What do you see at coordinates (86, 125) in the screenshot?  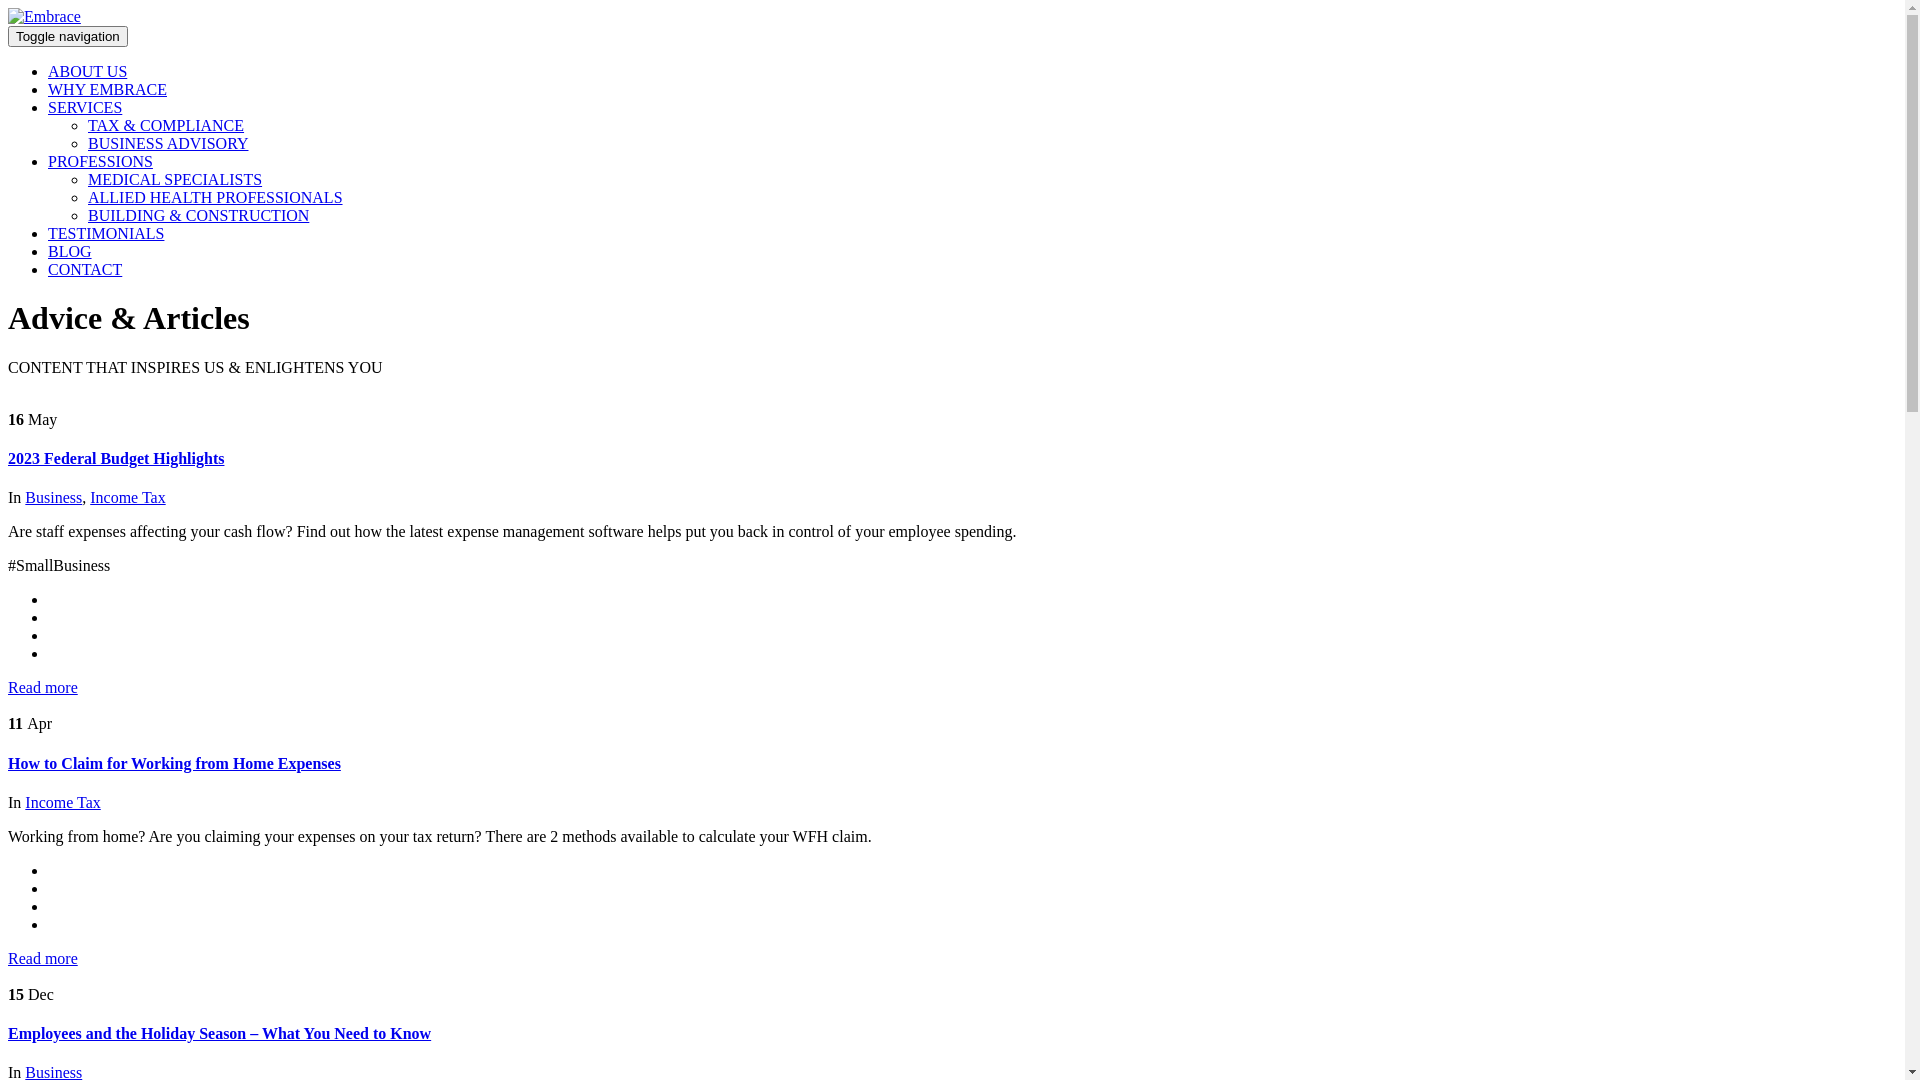 I see `'TAX & COMPLIANCE'` at bounding box center [86, 125].